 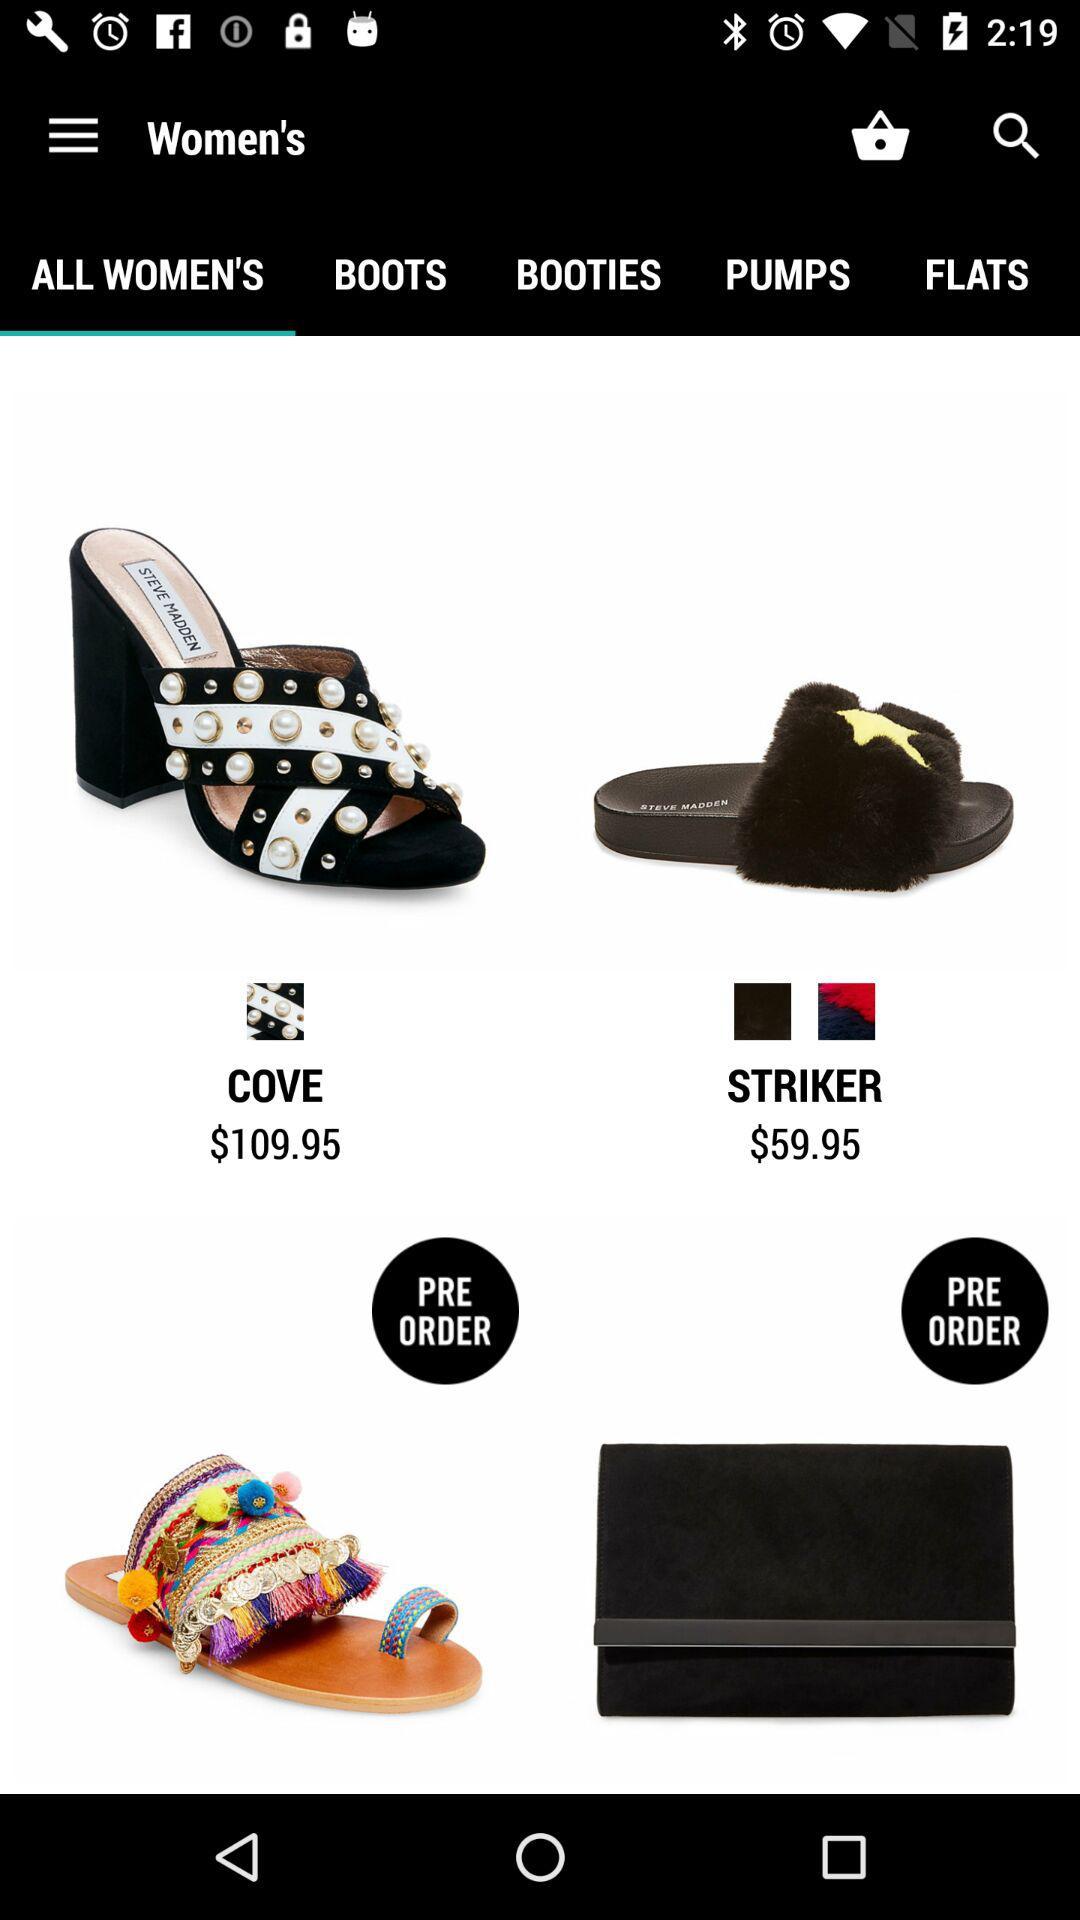 What do you see at coordinates (72, 135) in the screenshot?
I see `icon to the left of women's` at bounding box center [72, 135].